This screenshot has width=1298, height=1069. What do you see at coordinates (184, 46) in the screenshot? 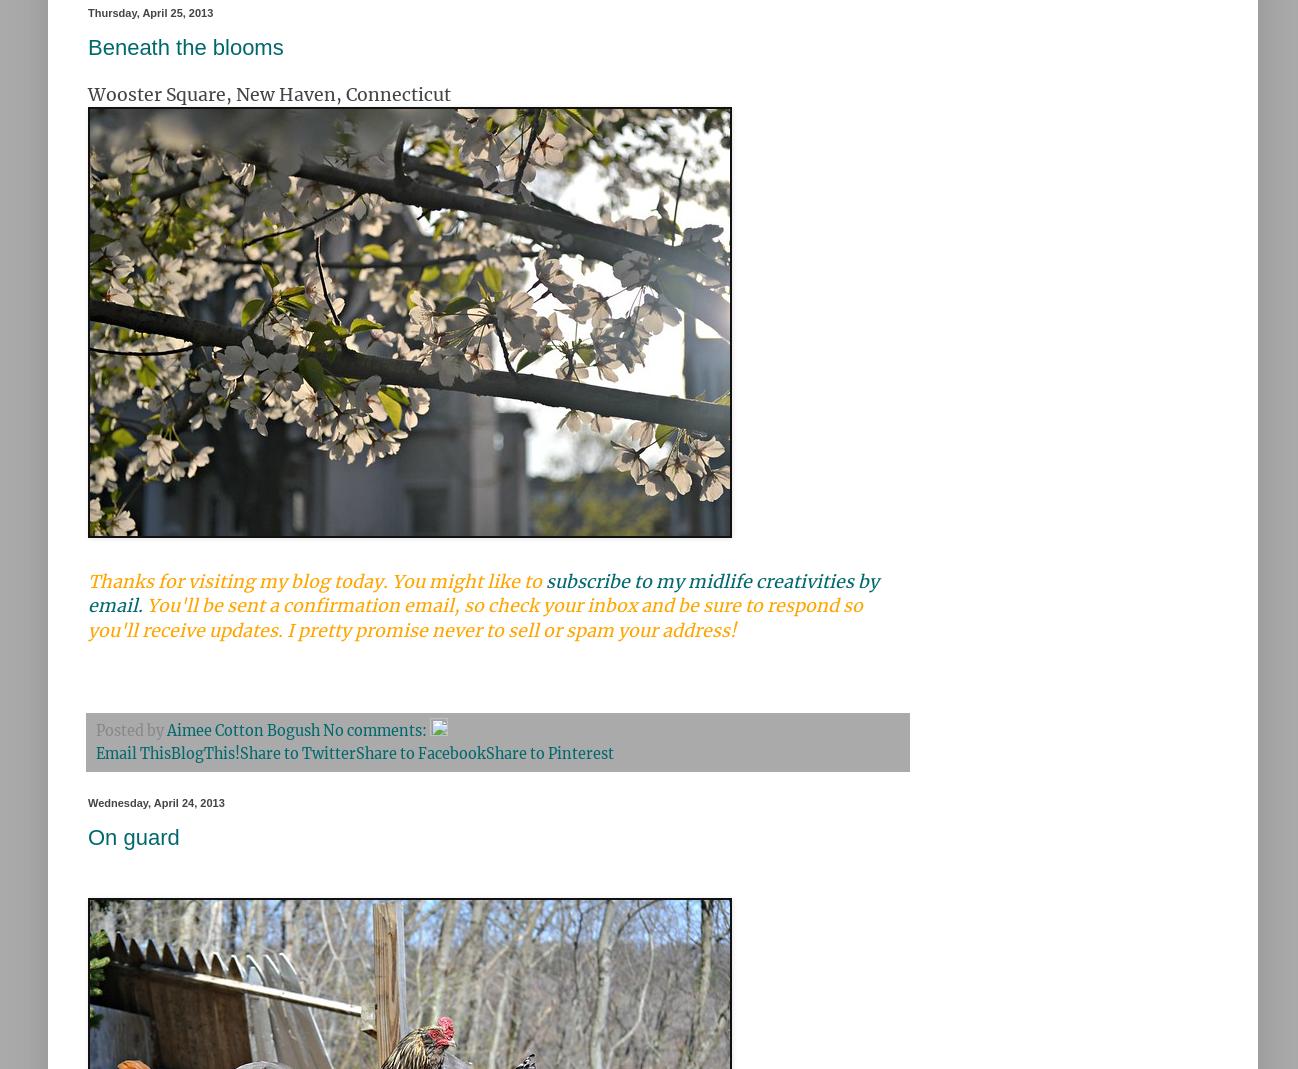
I see `'Beneath the blooms'` at bounding box center [184, 46].